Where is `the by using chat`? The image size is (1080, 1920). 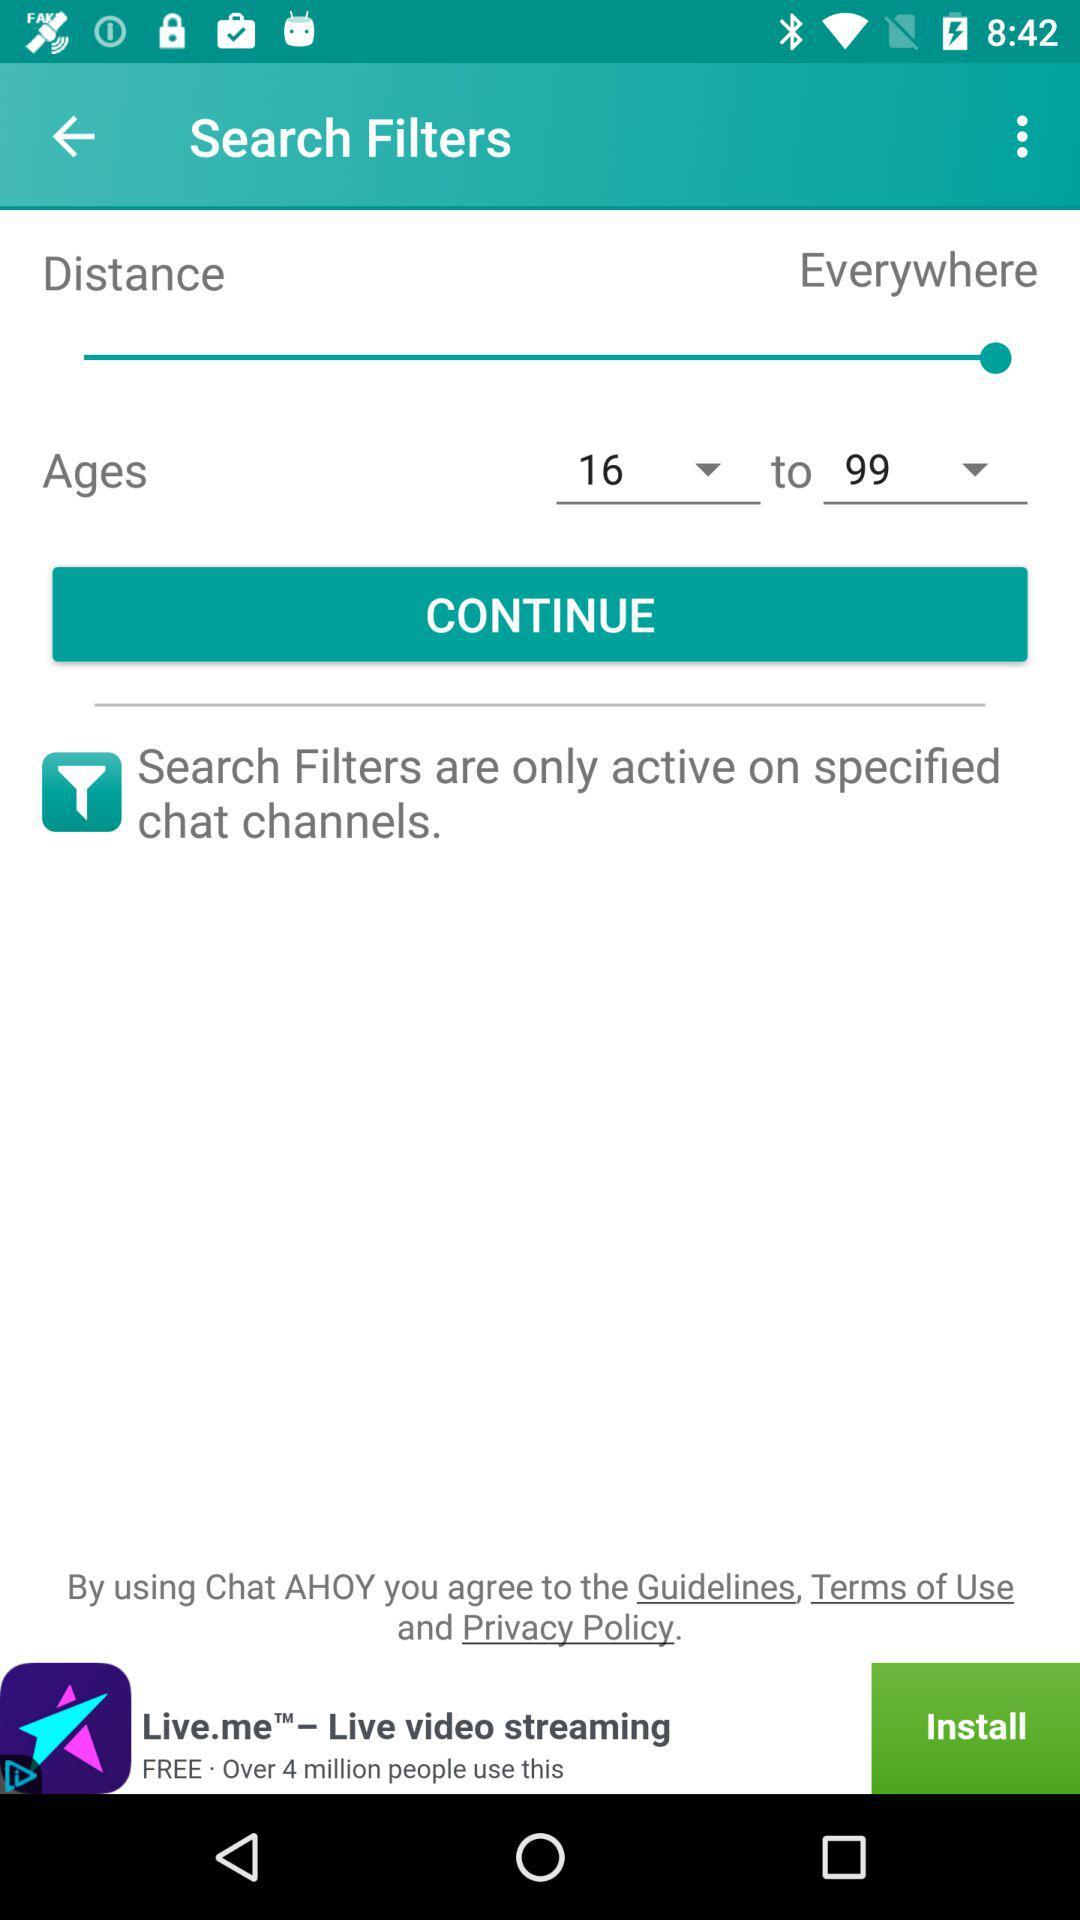
the by using chat is located at coordinates (540, 1605).